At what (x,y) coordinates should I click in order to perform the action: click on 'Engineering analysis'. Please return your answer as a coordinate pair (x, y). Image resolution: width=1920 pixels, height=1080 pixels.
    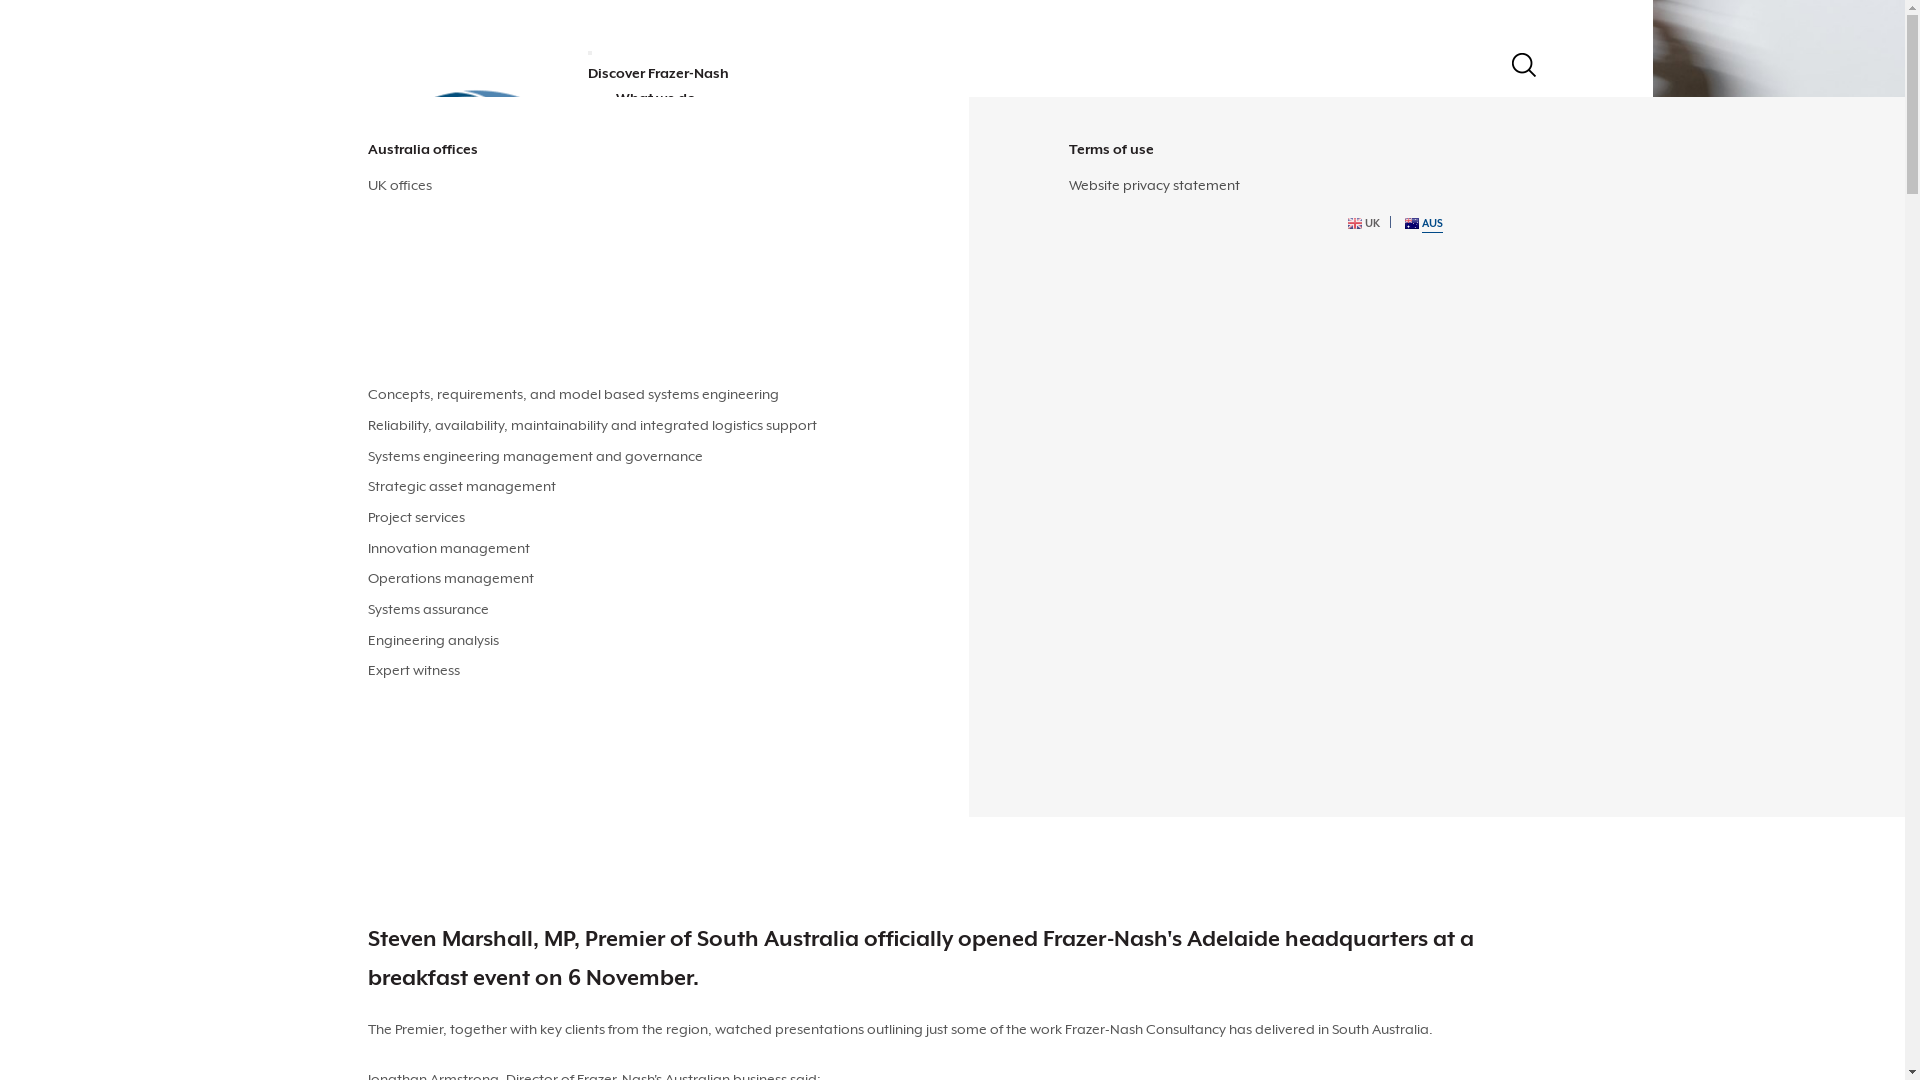
    Looking at the image, I should click on (432, 640).